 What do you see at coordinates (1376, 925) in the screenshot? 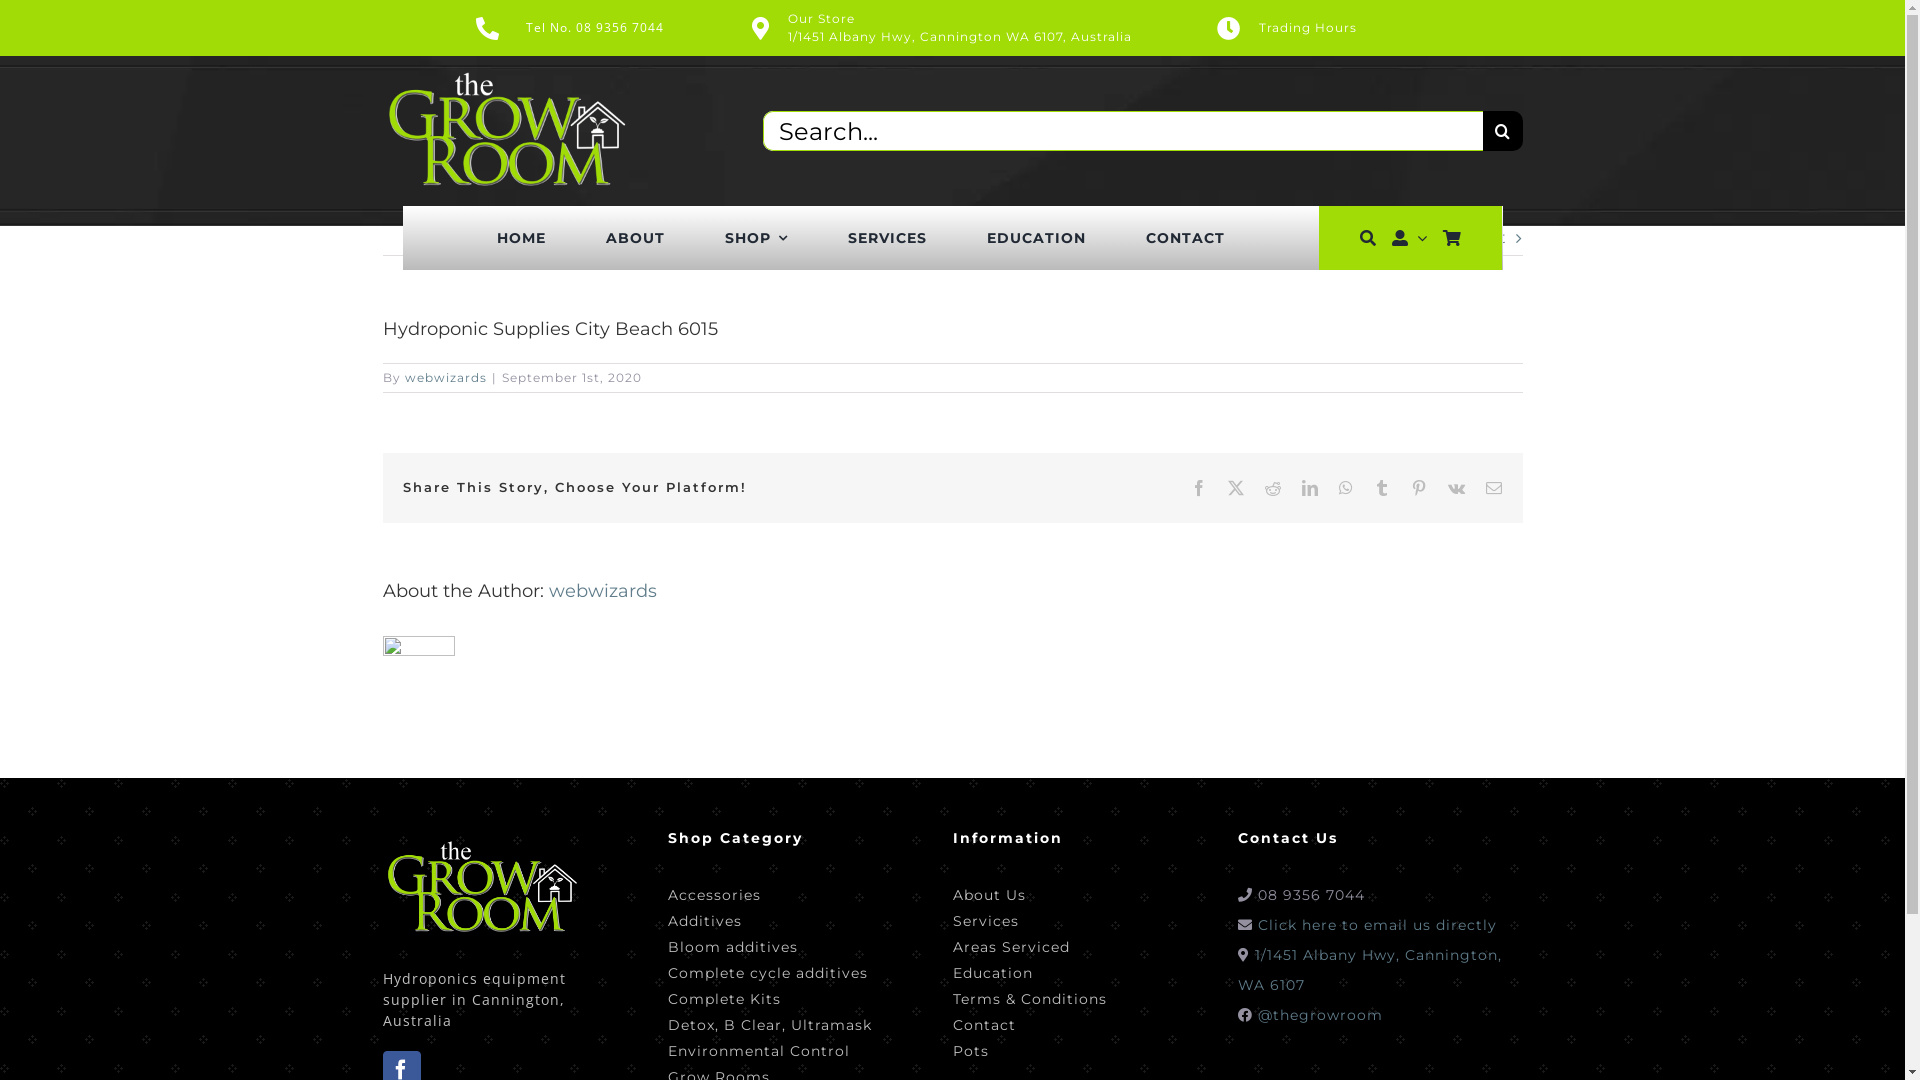
I see `'Click here to email us directly'` at bounding box center [1376, 925].